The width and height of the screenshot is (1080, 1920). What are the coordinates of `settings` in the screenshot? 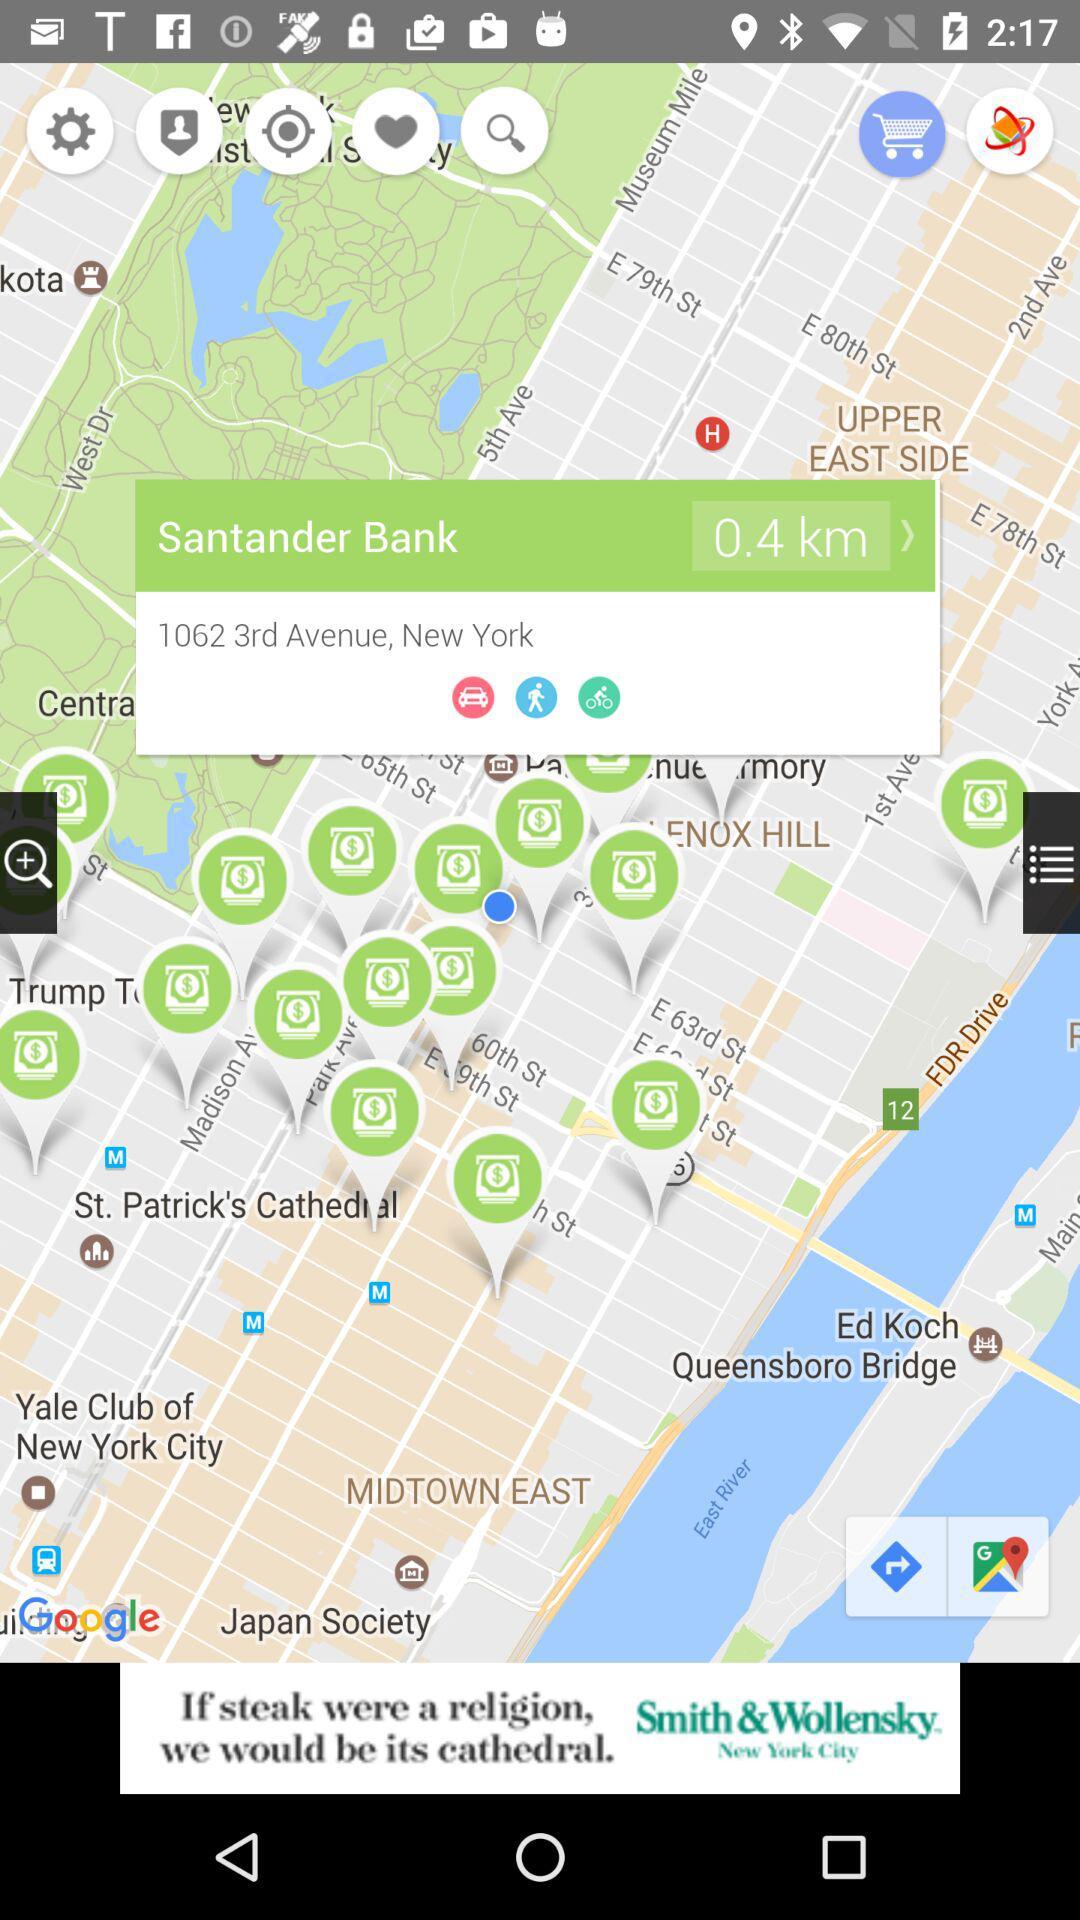 It's located at (69, 132).